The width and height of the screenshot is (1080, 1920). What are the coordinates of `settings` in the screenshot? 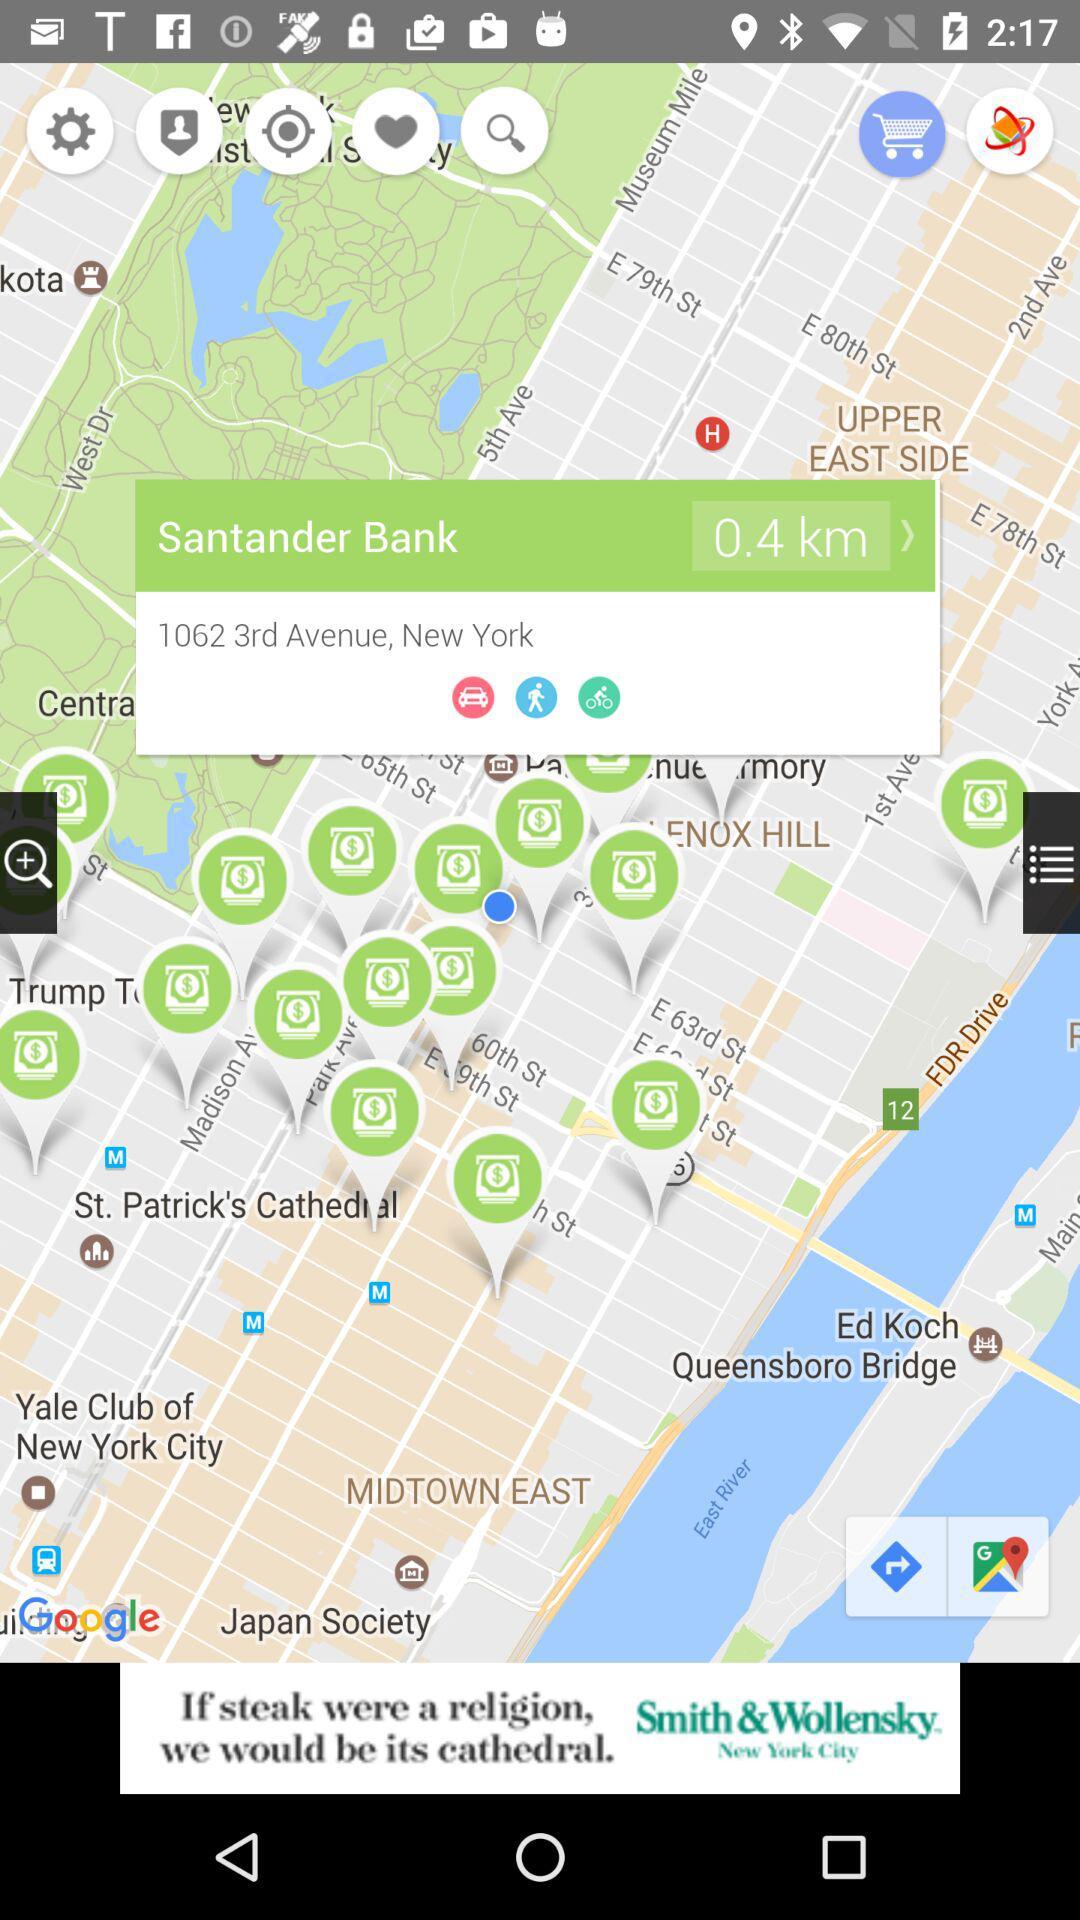 It's located at (69, 132).